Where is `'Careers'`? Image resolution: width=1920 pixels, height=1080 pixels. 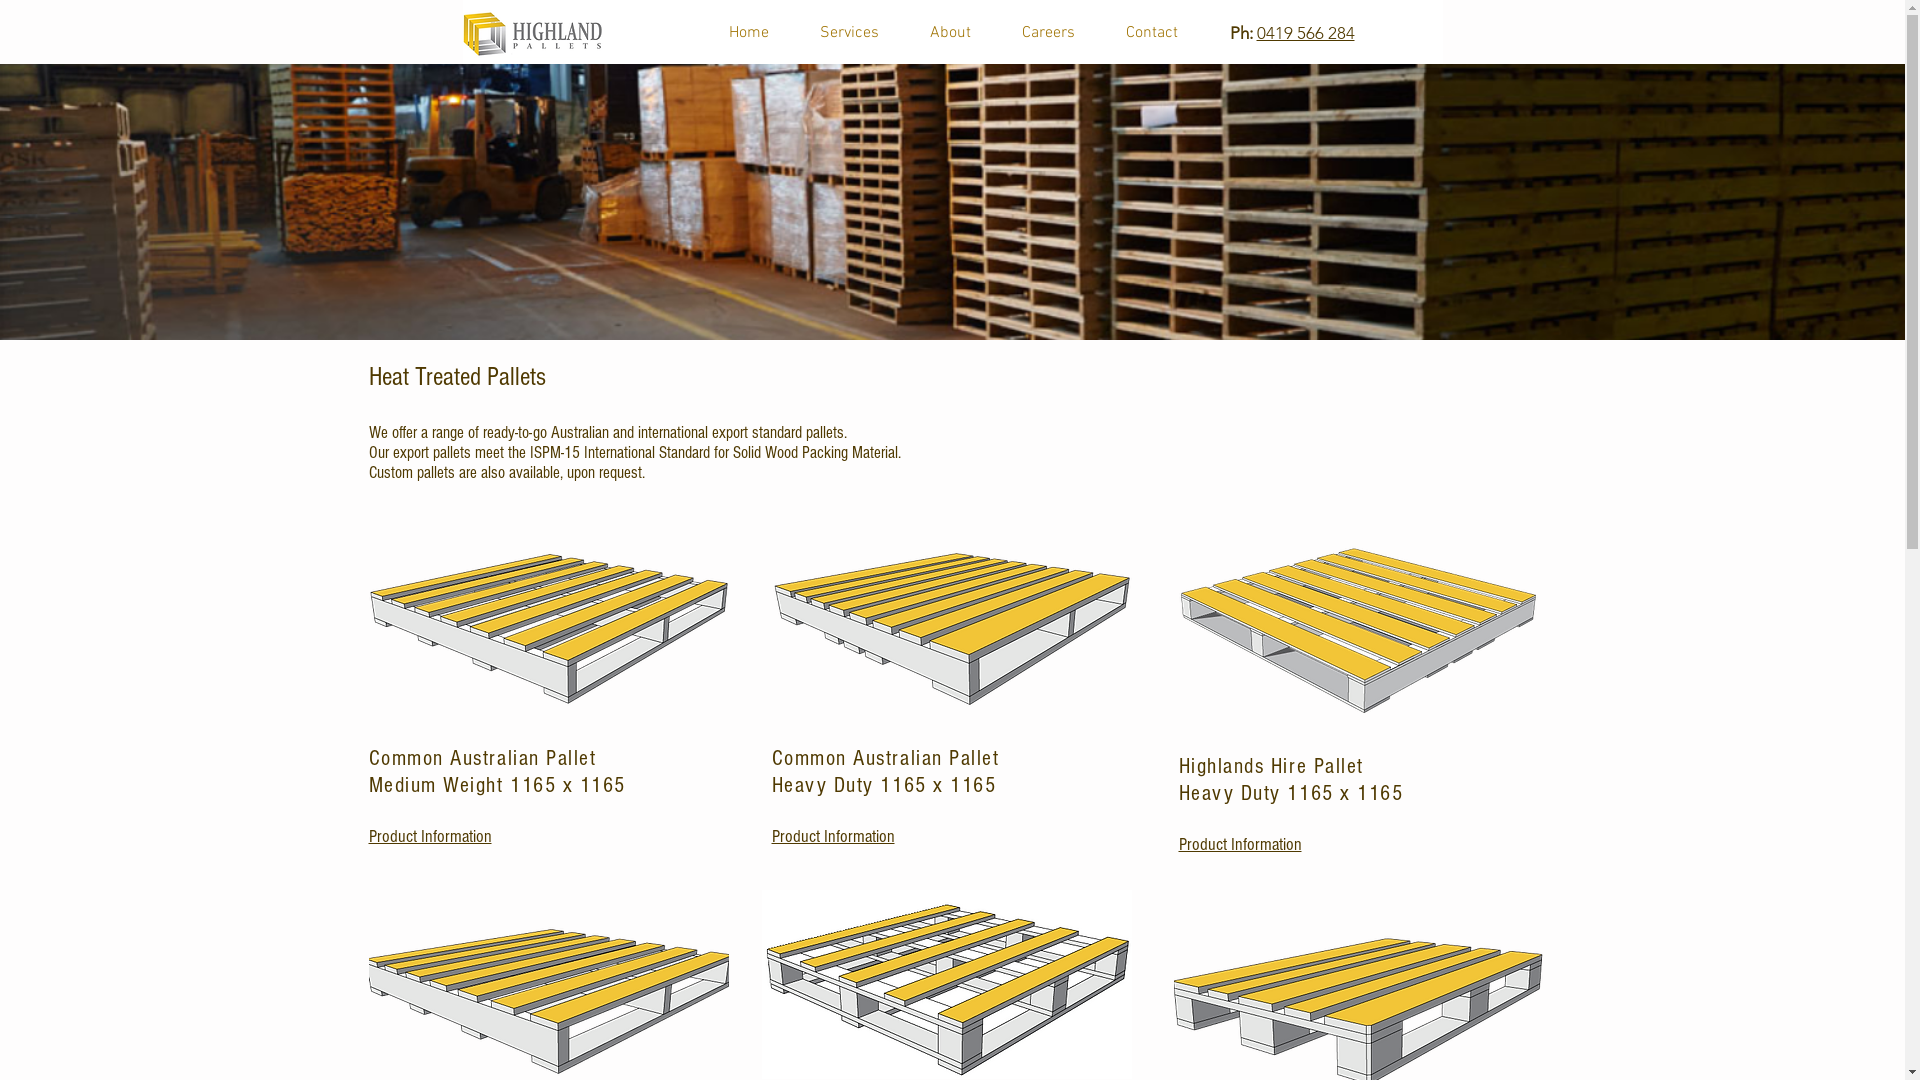
'Careers' is located at coordinates (1046, 33).